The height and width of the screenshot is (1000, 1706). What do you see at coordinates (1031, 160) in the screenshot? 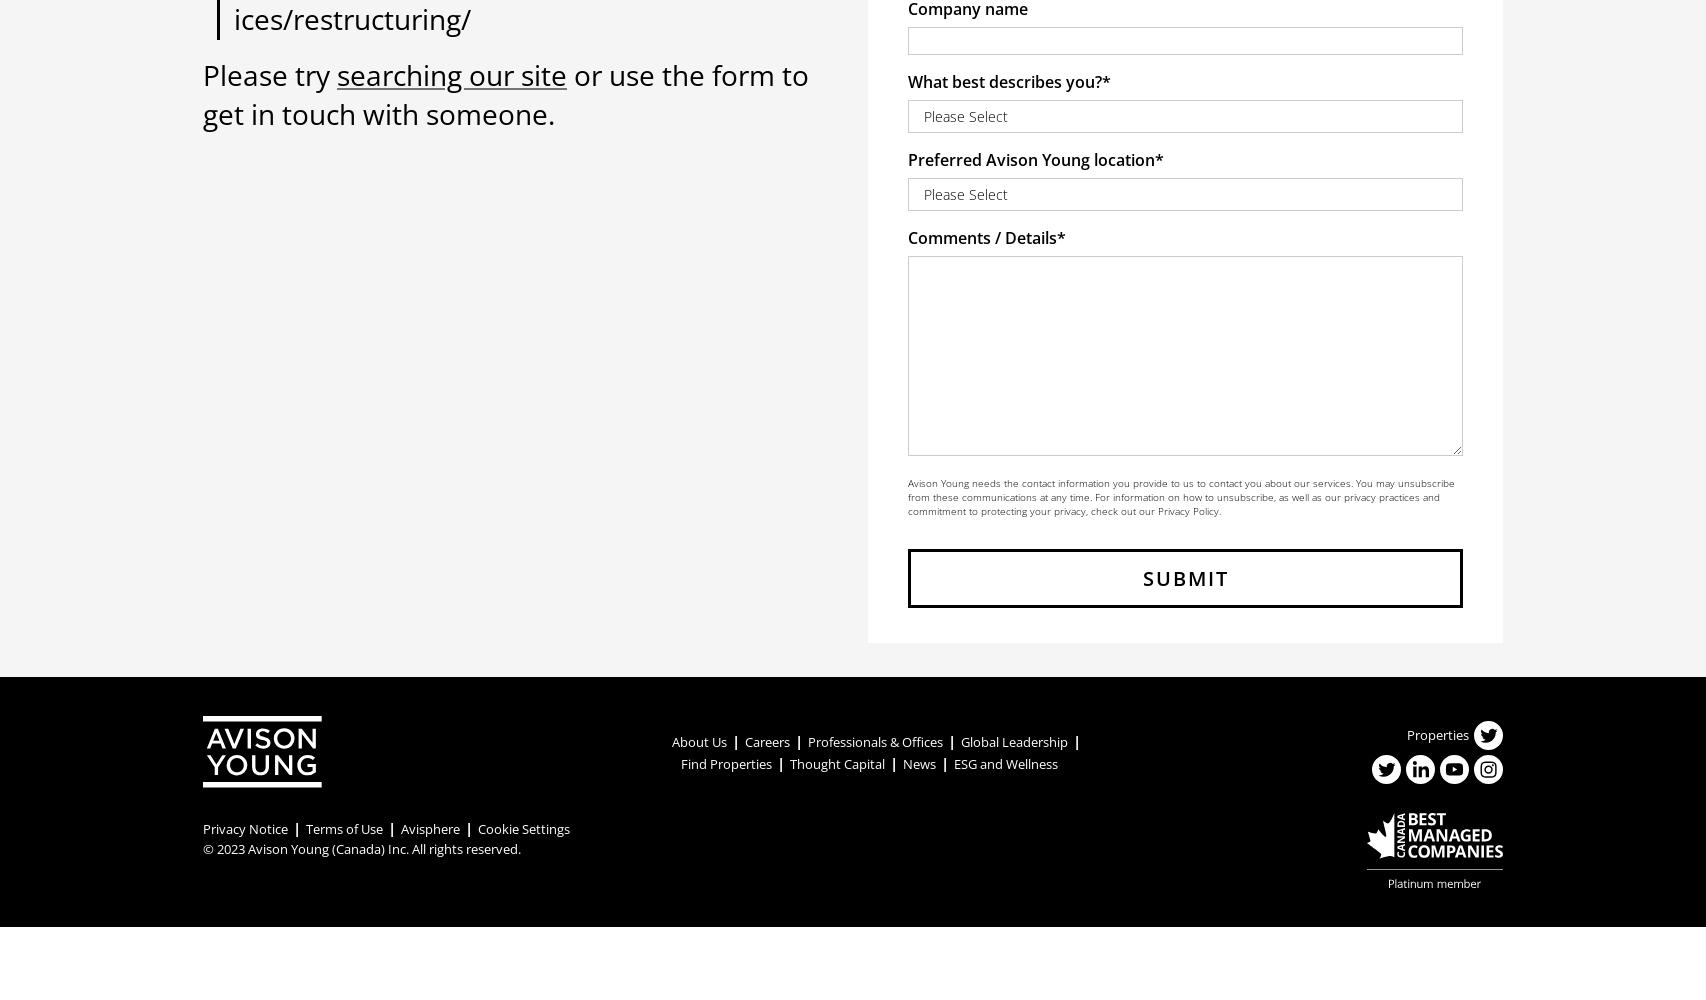
I see `'Preferred Avison Young location'` at bounding box center [1031, 160].